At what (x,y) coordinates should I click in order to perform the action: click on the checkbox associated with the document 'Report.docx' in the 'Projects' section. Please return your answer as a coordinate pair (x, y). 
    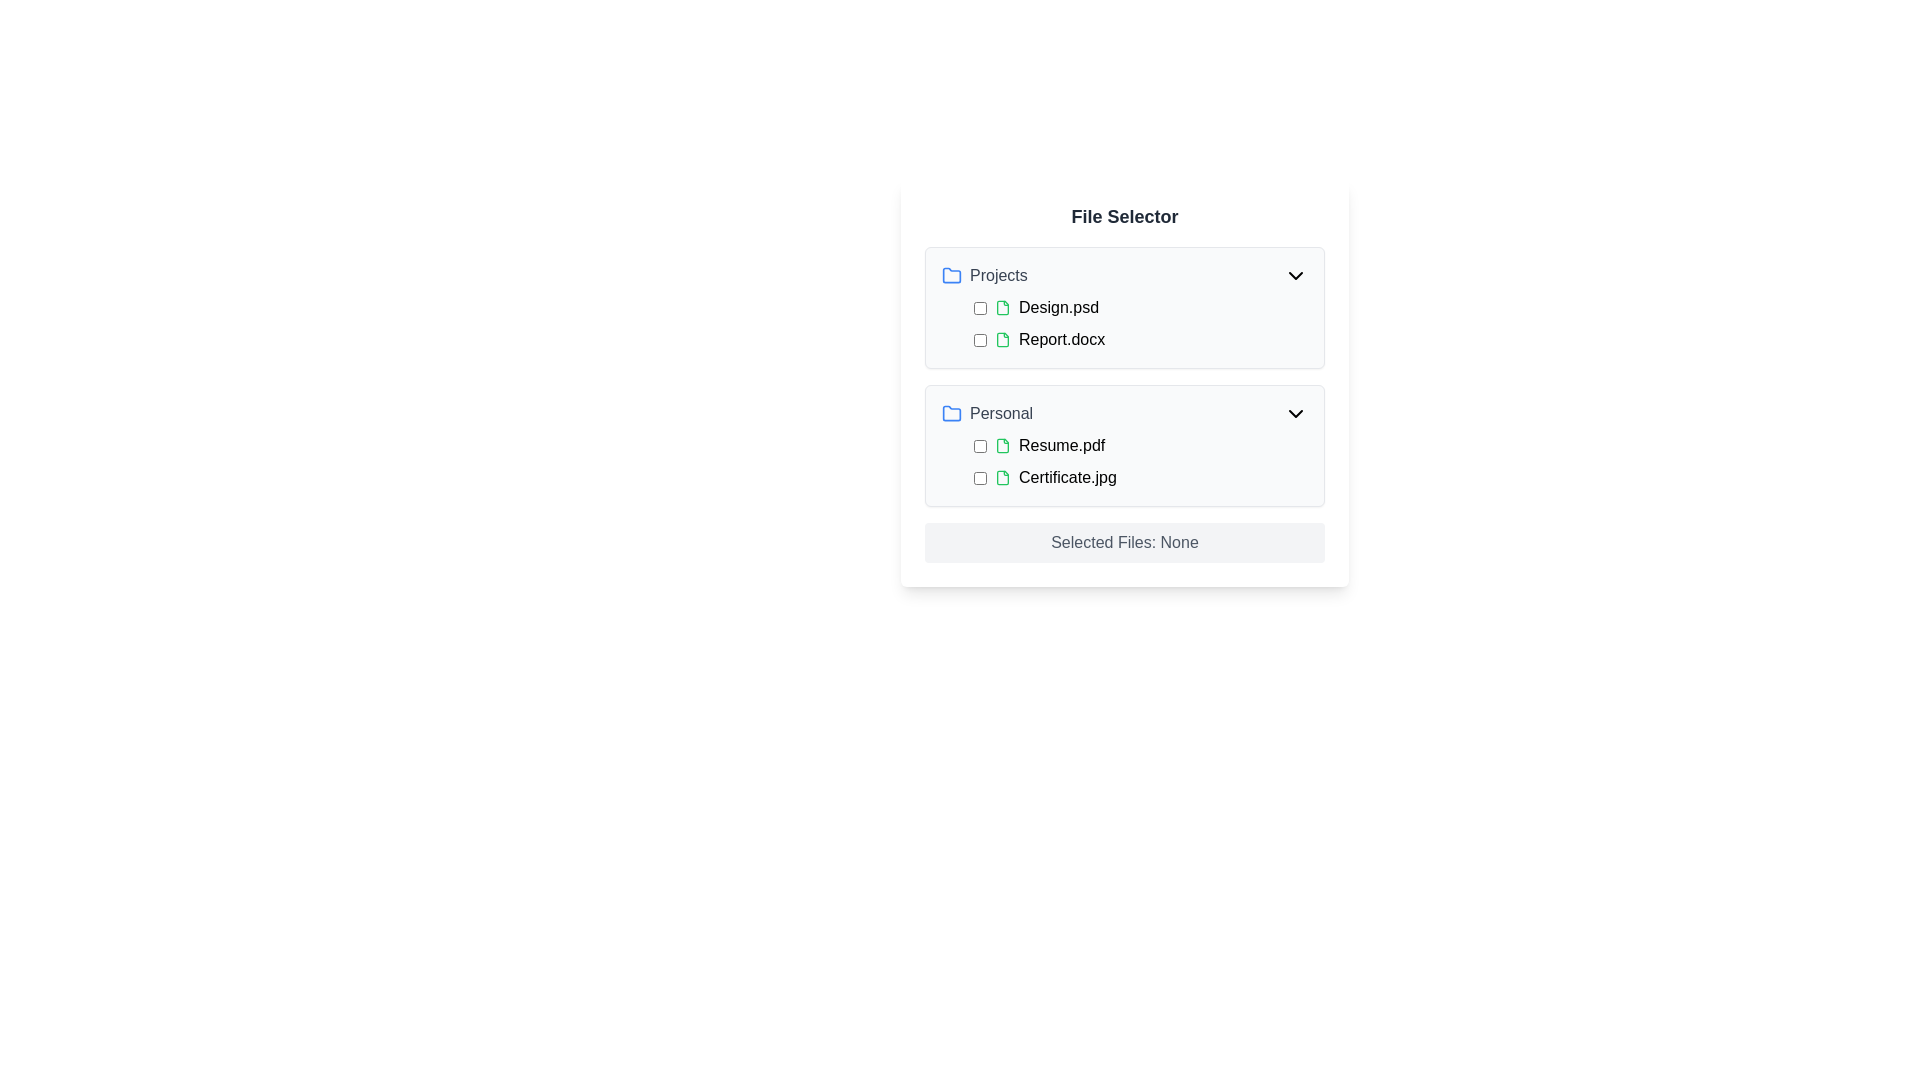
    Looking at the image, I should click on (980, 338).